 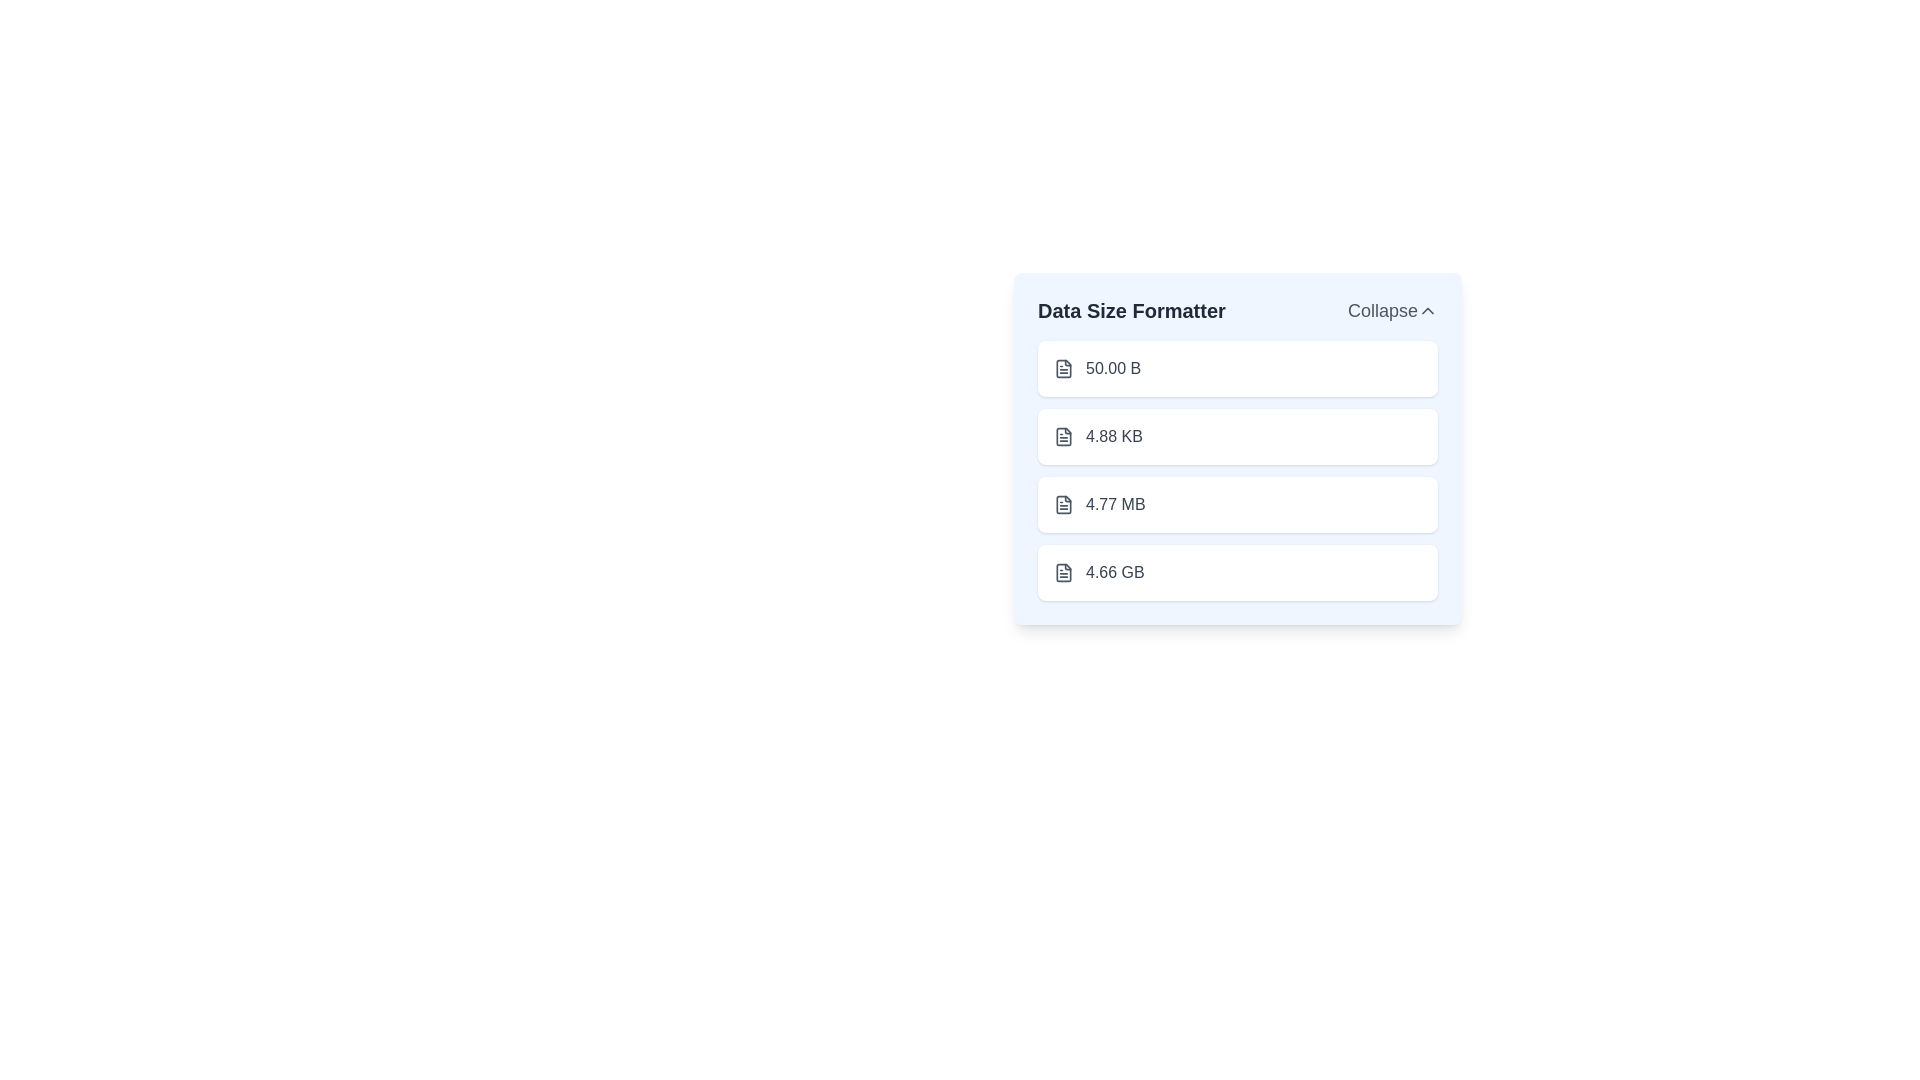 What do you see at coordinates (1063, 435) in the screenshot?
I see `the small gray document icon located to the left of the text '4.88 KB' within the white card displaying file size information` at bounding box center [1063, 435].